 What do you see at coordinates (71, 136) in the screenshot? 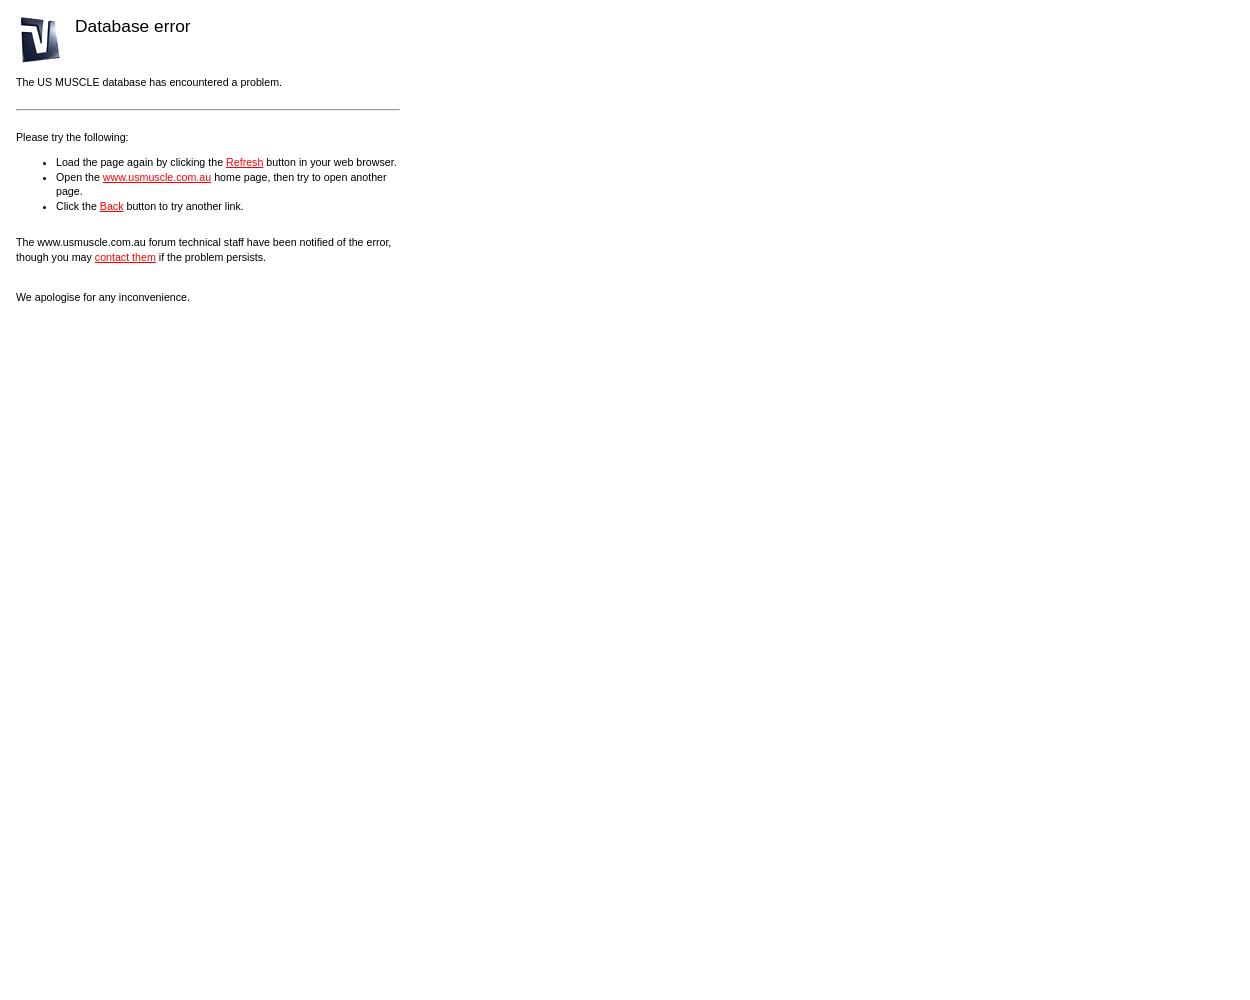
I see `'Please try the following:'` at bounding box center [71, 136].